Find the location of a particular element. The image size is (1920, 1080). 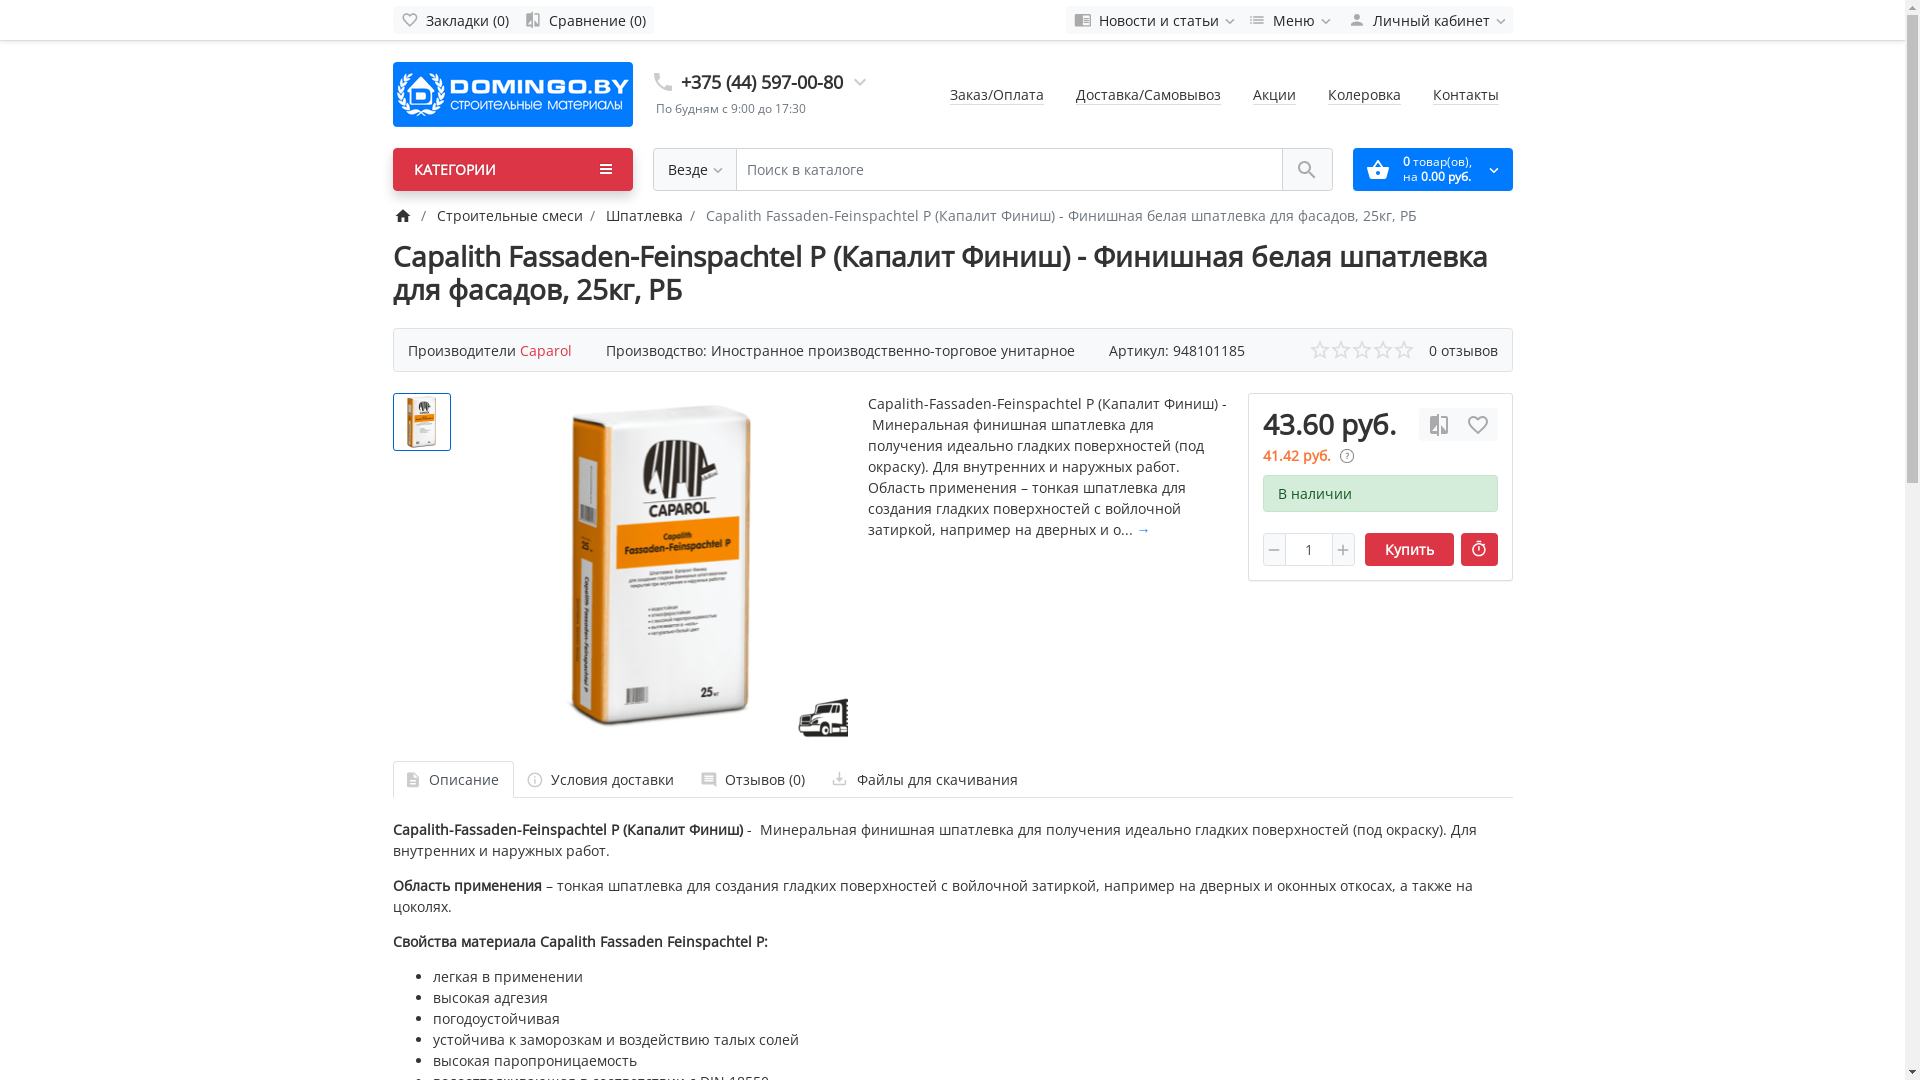

'Caparol' is located at coordinates (546, 349).